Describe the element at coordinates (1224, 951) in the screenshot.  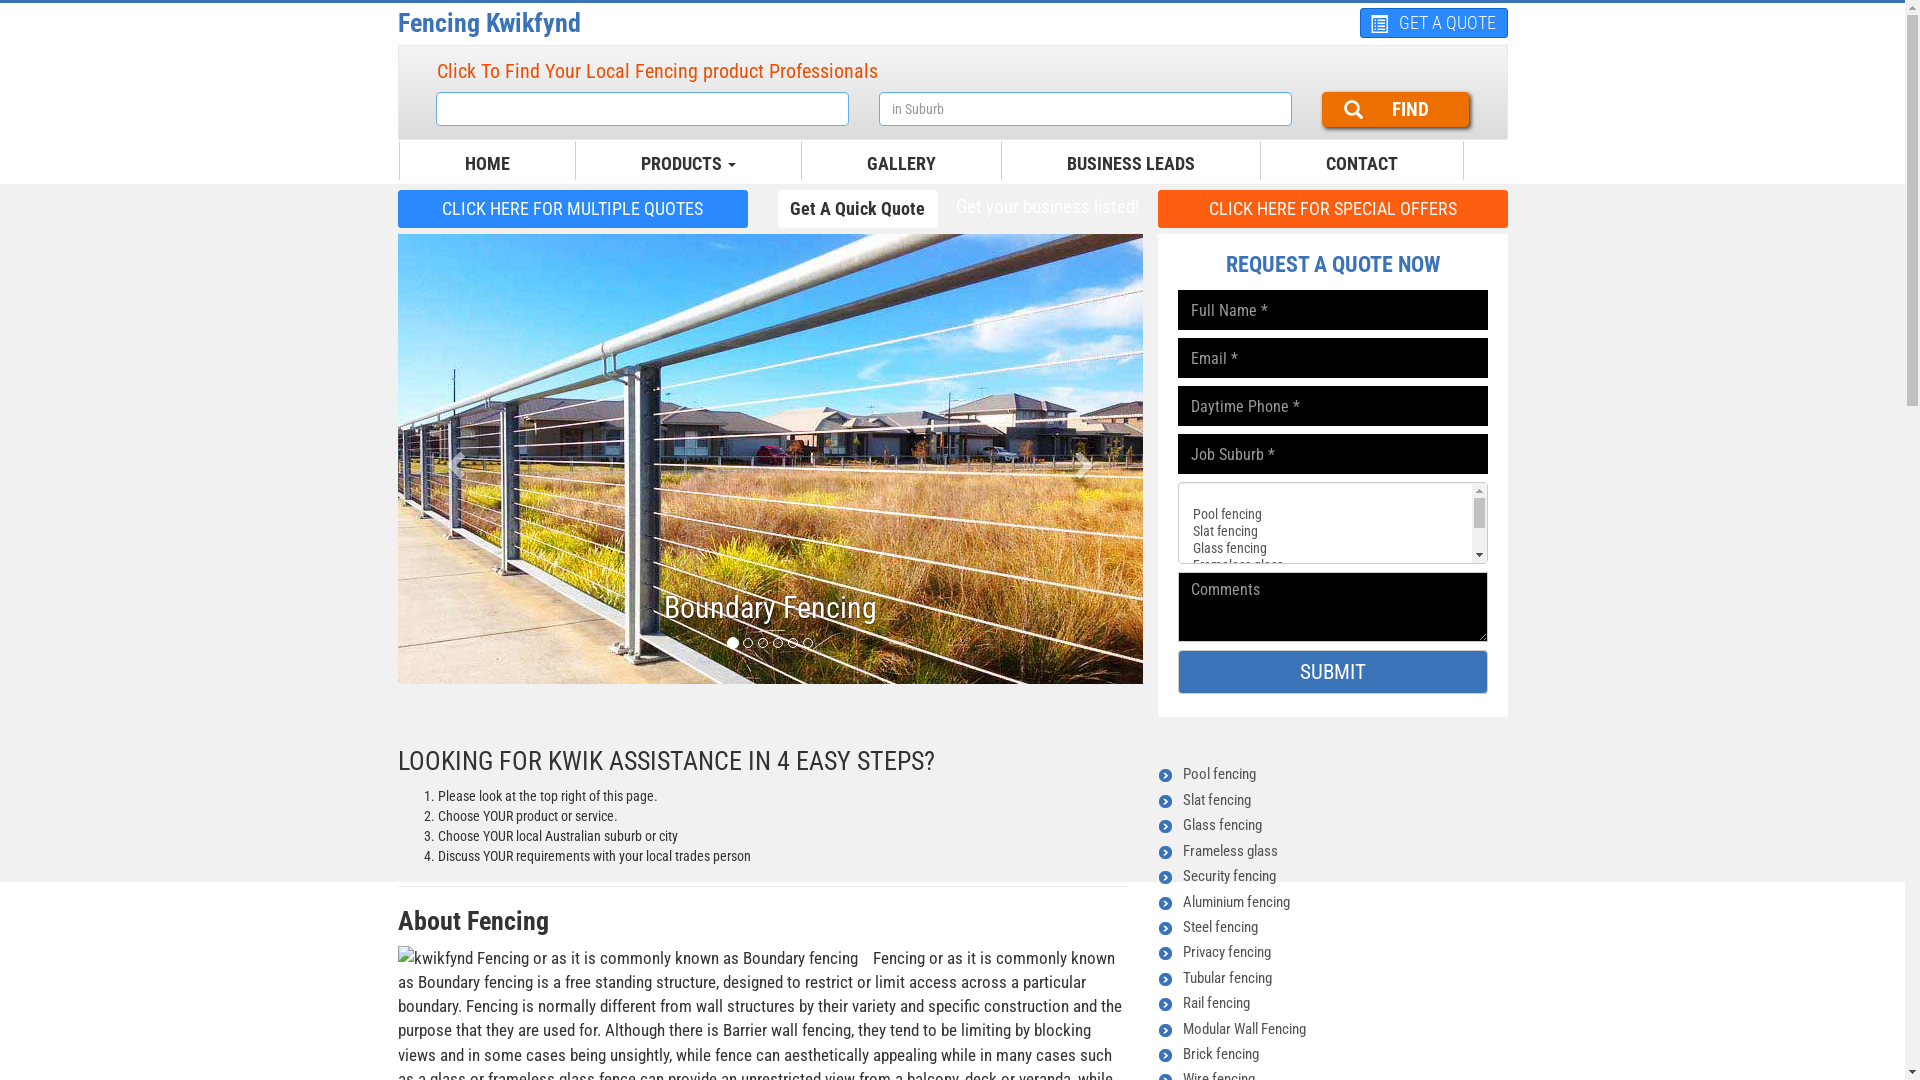
I see `'Privacy fencing'` at that location.